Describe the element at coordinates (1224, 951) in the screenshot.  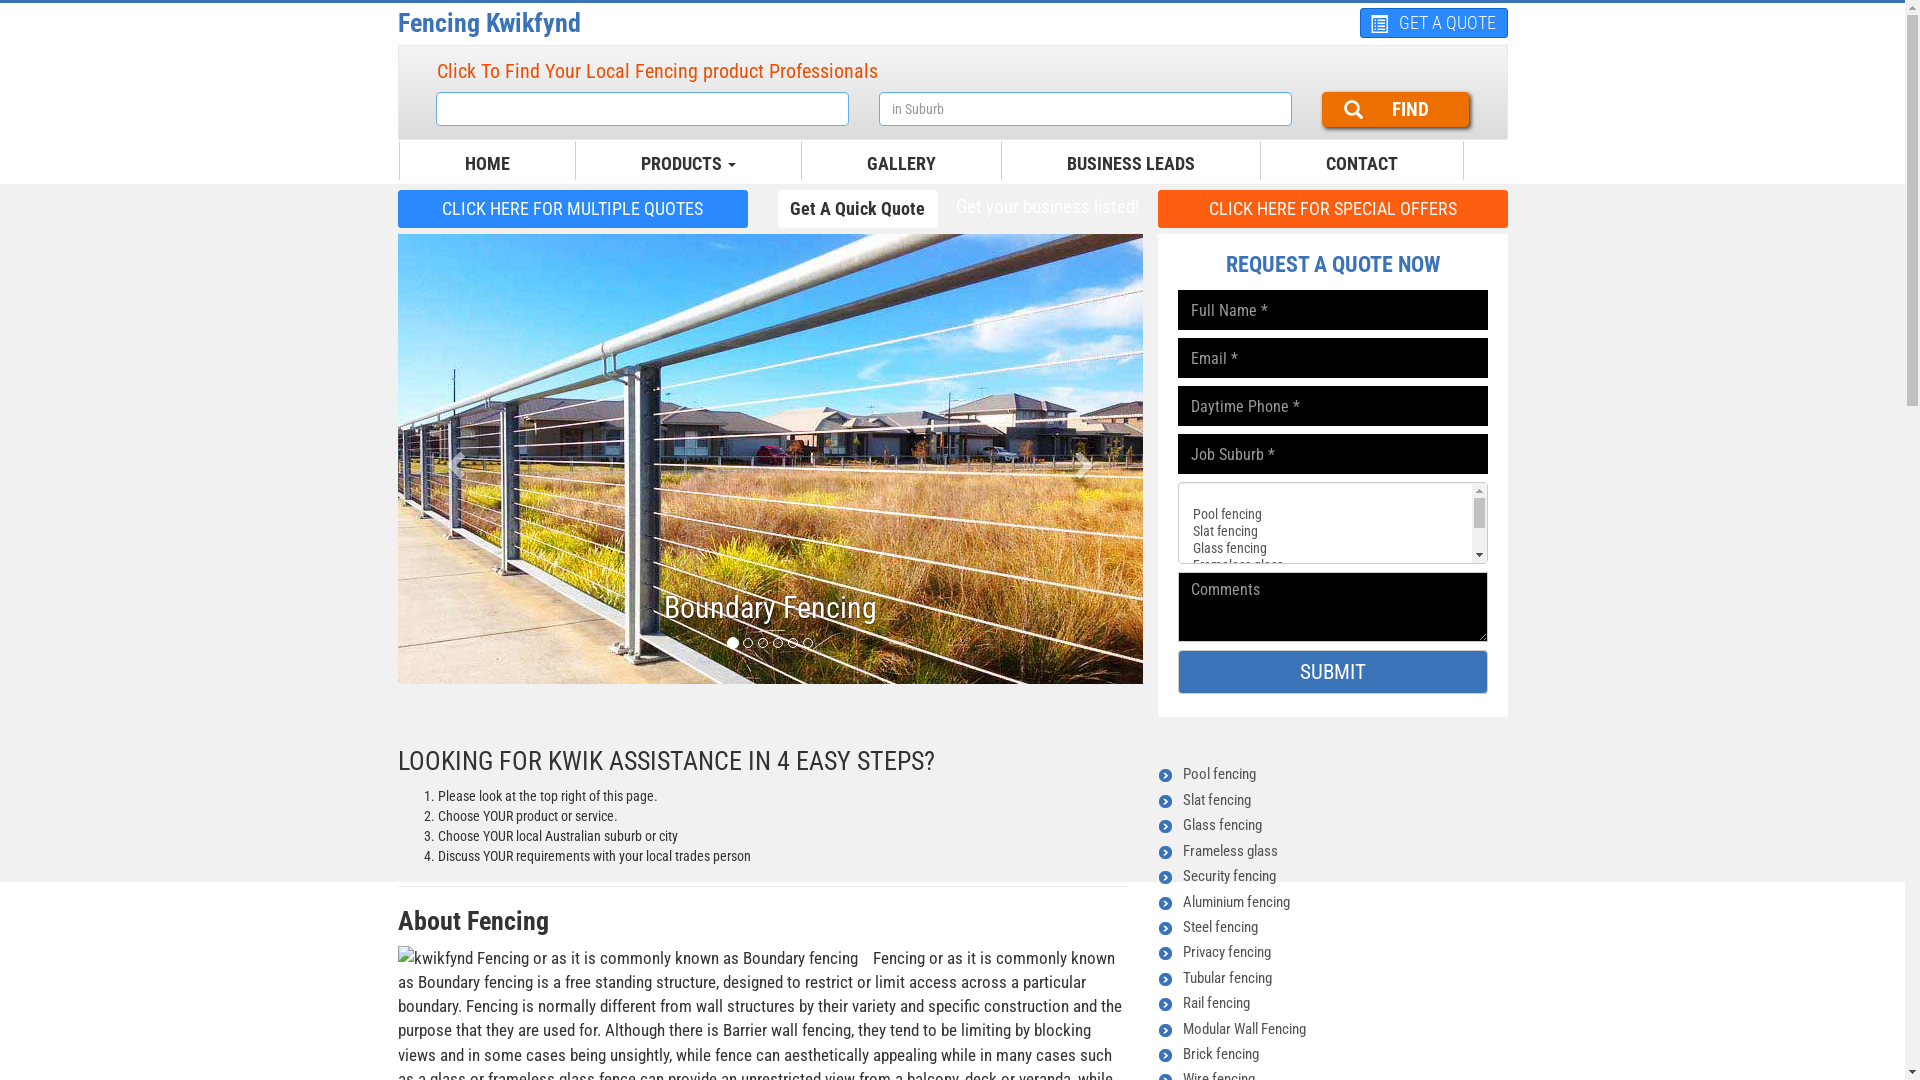
I see `'Privacy fencing'` at that location.